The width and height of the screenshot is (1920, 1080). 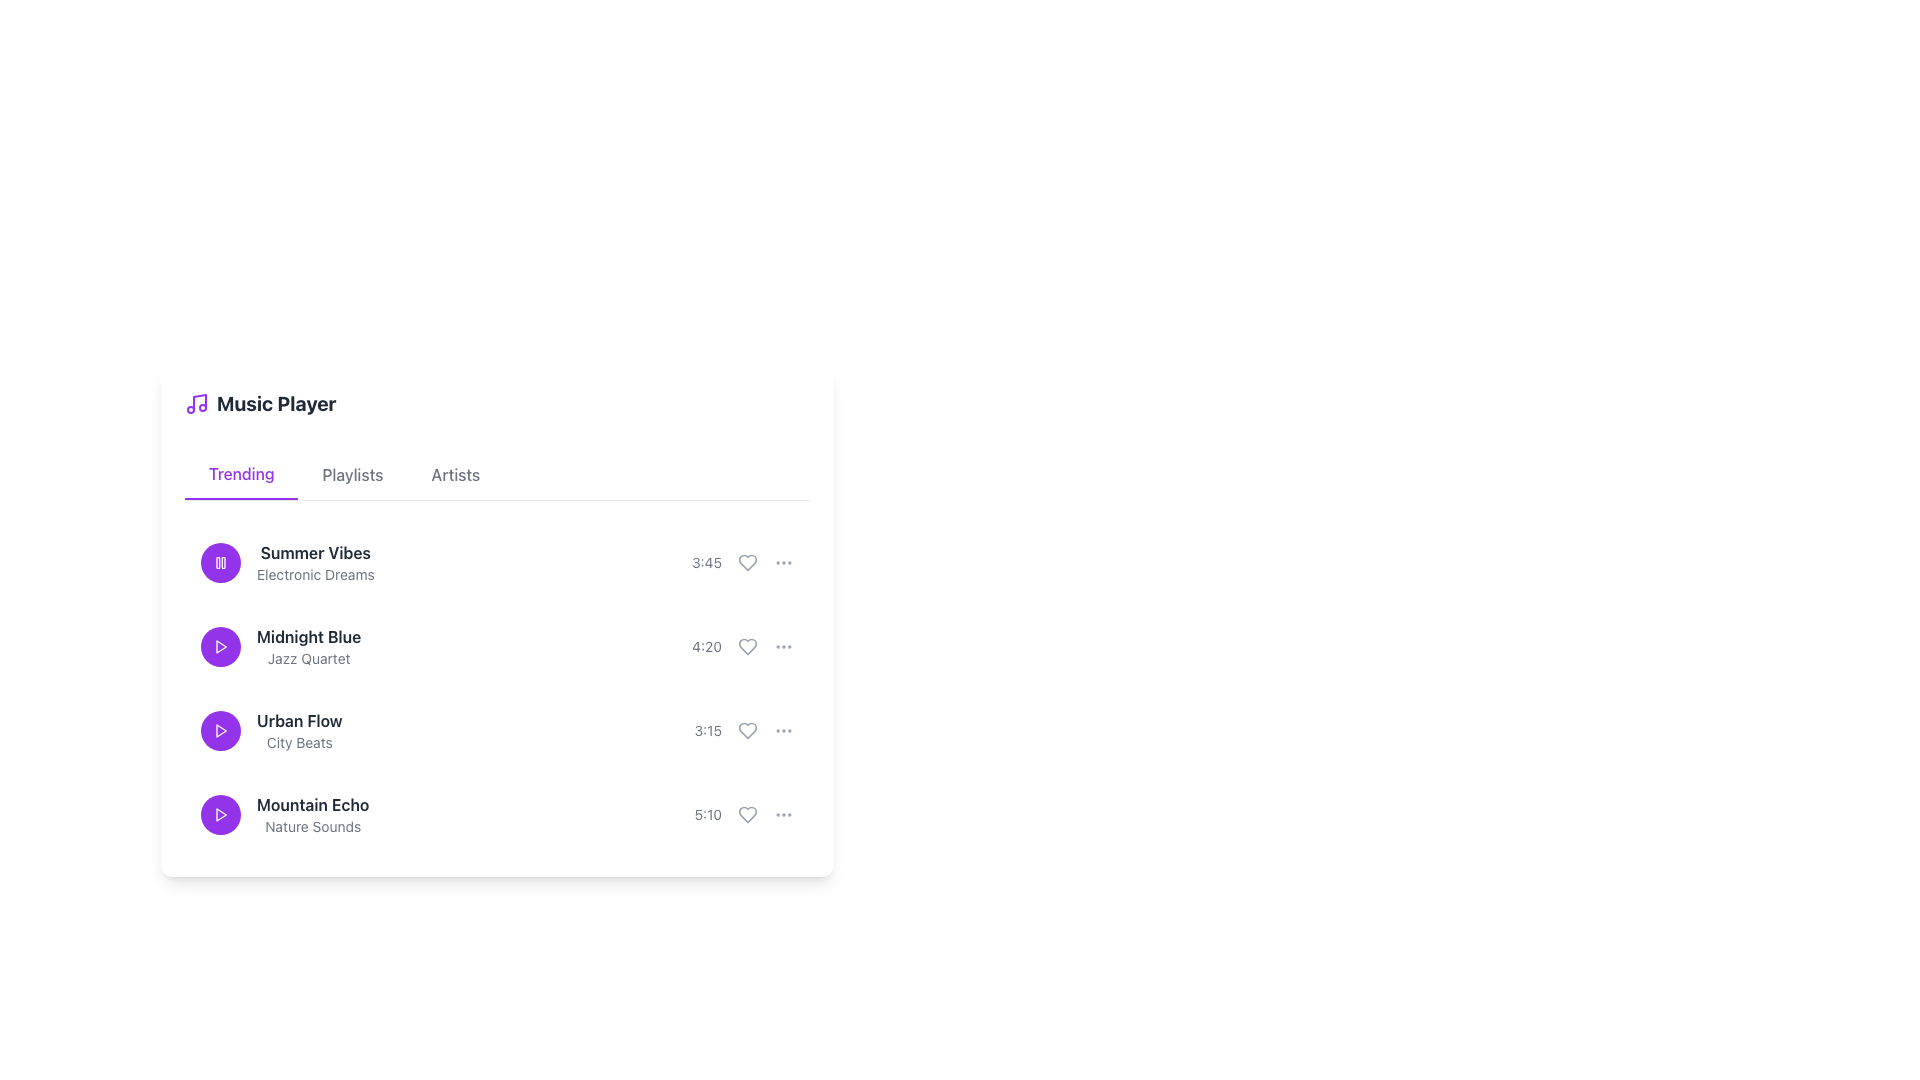 What do you see at coordinates (196, 404) in the screenshot?
I see `the purple music note icon located to the left of the 'Music Player' text in the header section of the interface` at bounding box center [196, 404].